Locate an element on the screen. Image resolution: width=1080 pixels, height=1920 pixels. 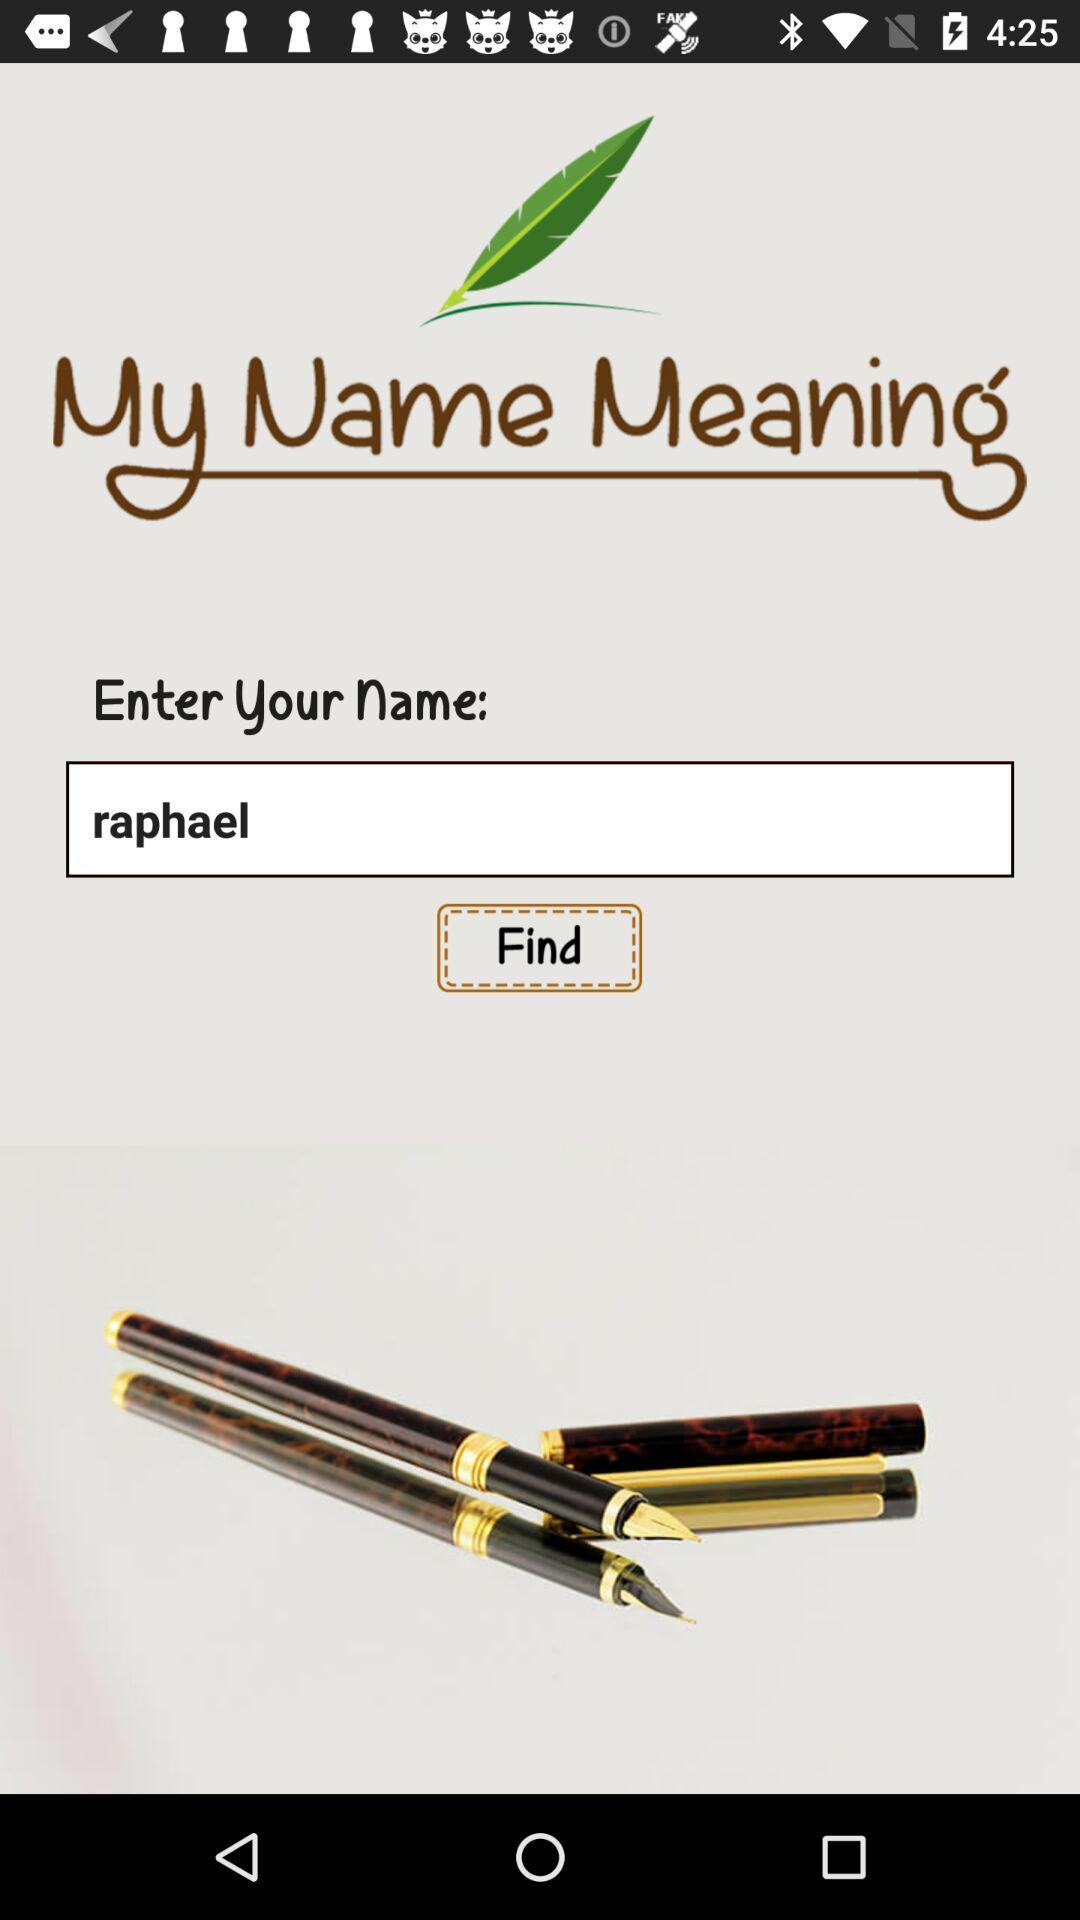
the email icon is located at coordinates (538, 947).